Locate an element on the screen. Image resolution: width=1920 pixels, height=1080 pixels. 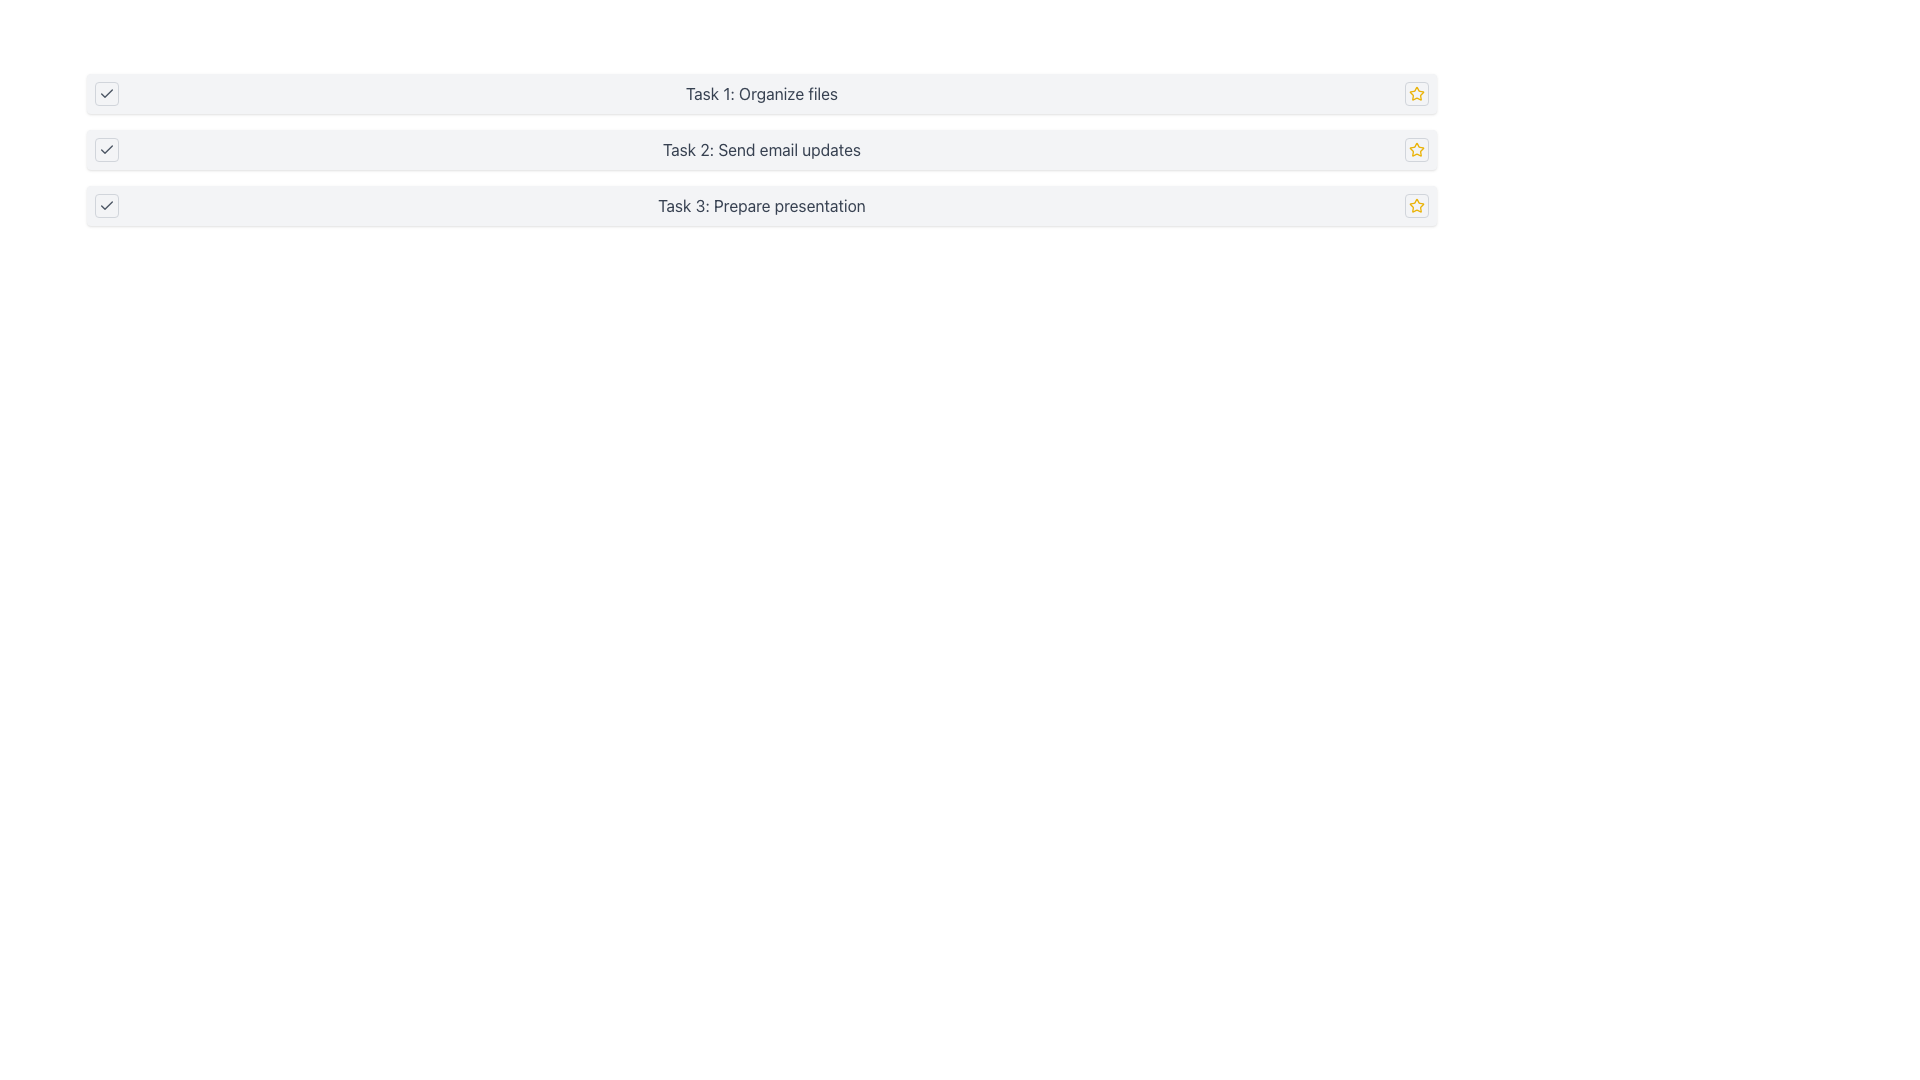
the checkbox for 'Task 1: Organize files' is located at coordinates (105, 93).